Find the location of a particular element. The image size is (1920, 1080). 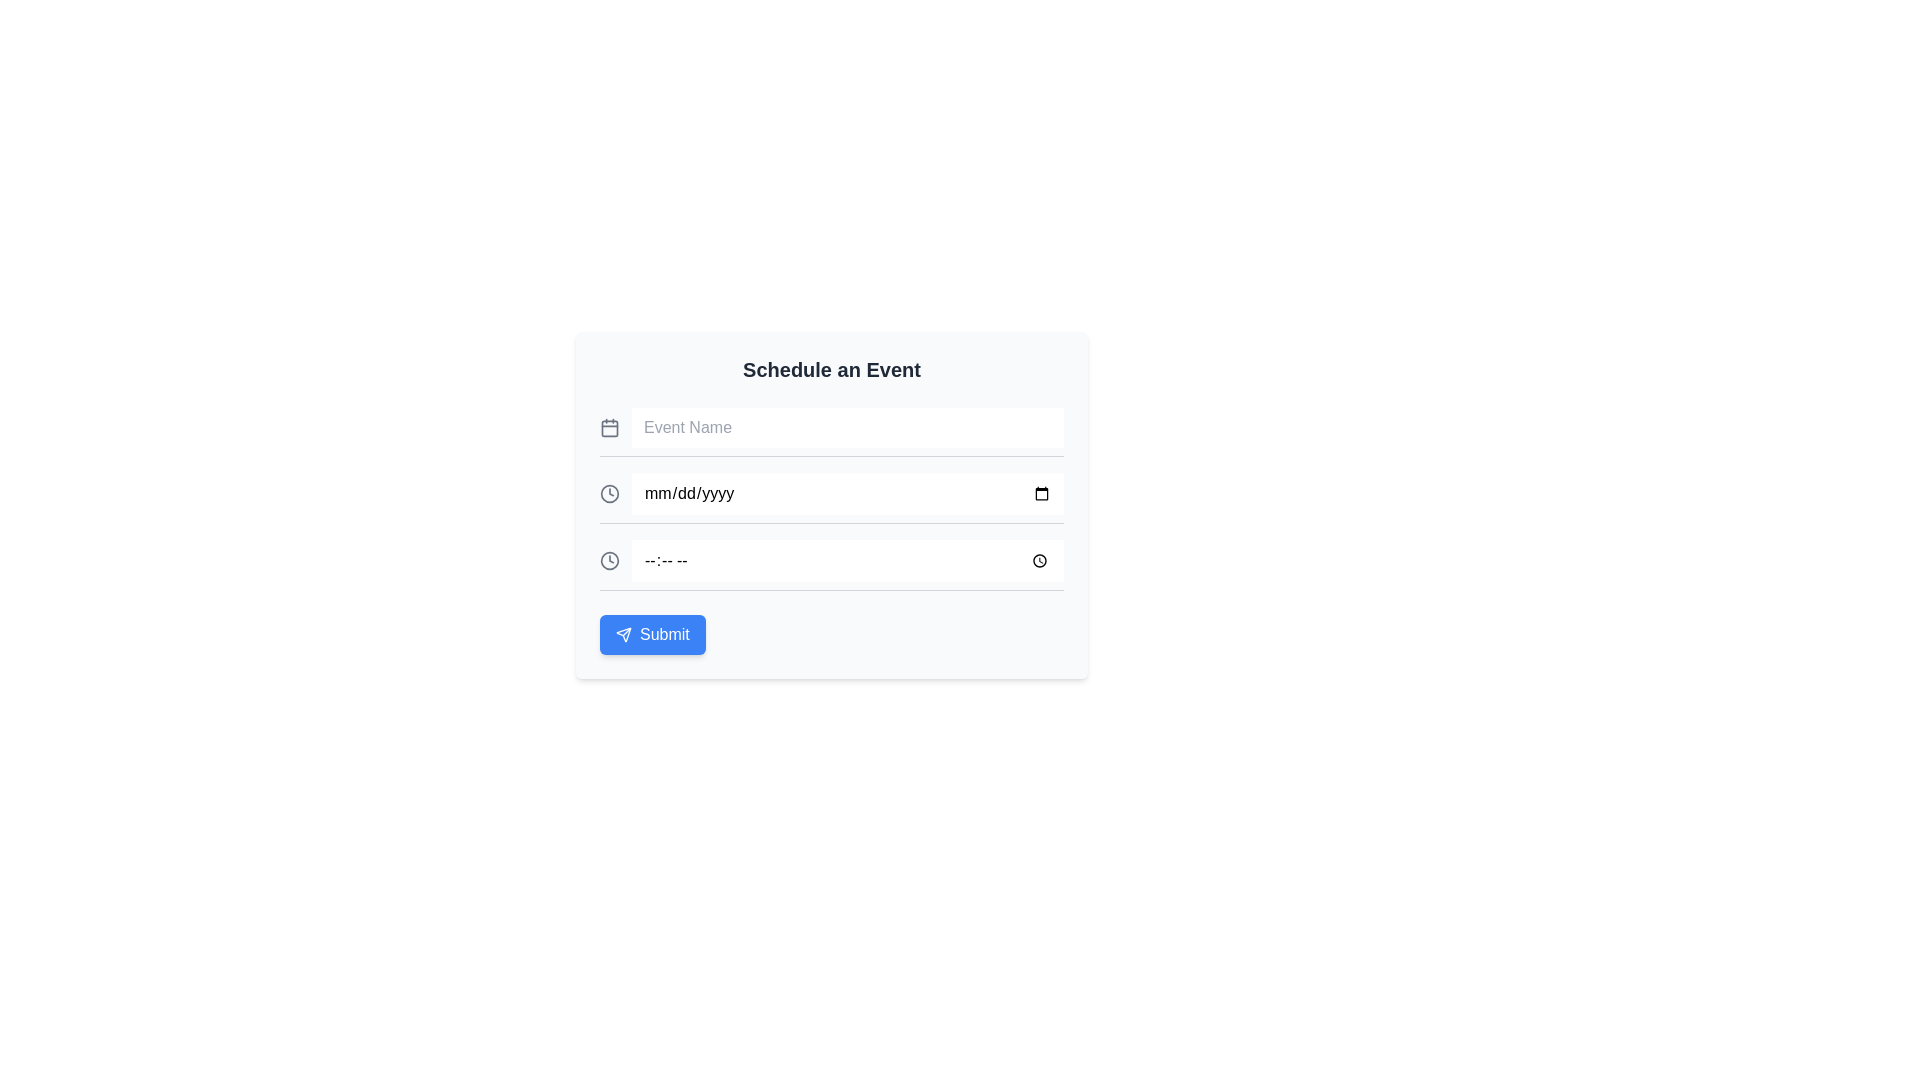

title of the text-based heading located at the top of the form, which provides context about the form's purpose is located at coordinates (831, 370).